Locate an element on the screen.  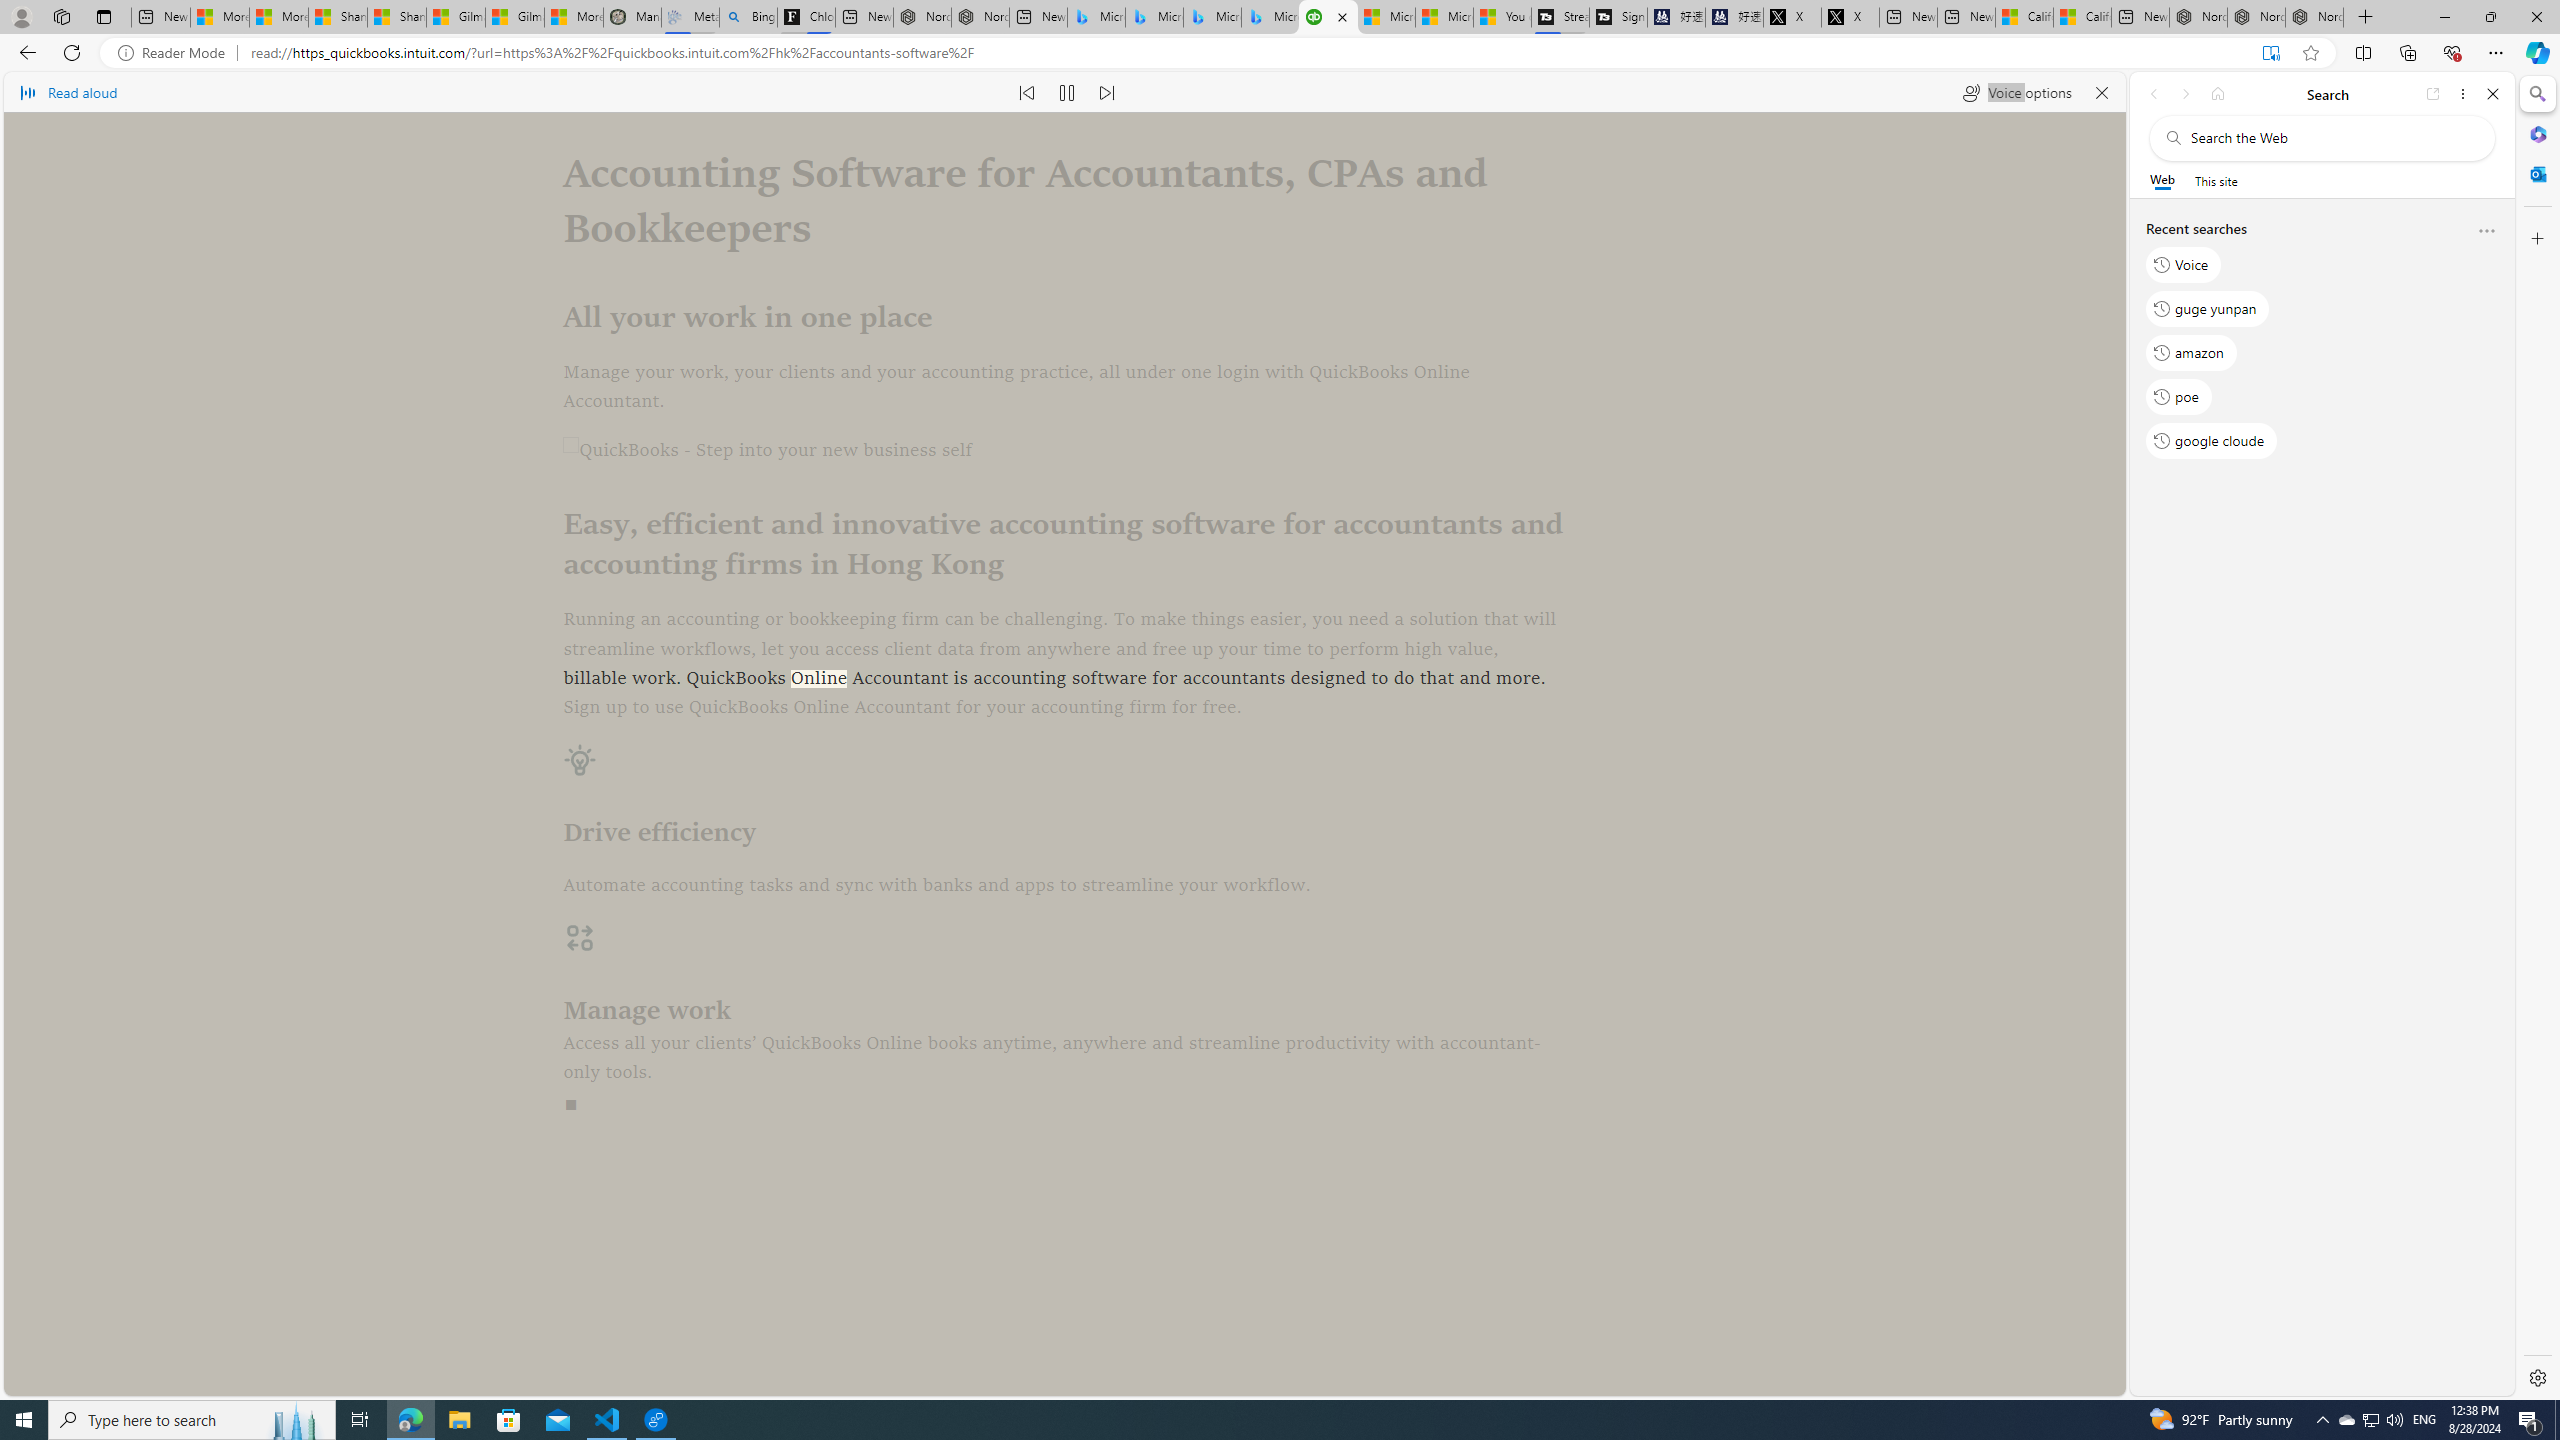
'Microsoft Bing Travel - Stays in Bangkok, Bangkok, Thailand' is located at coordinates (1153, 16).